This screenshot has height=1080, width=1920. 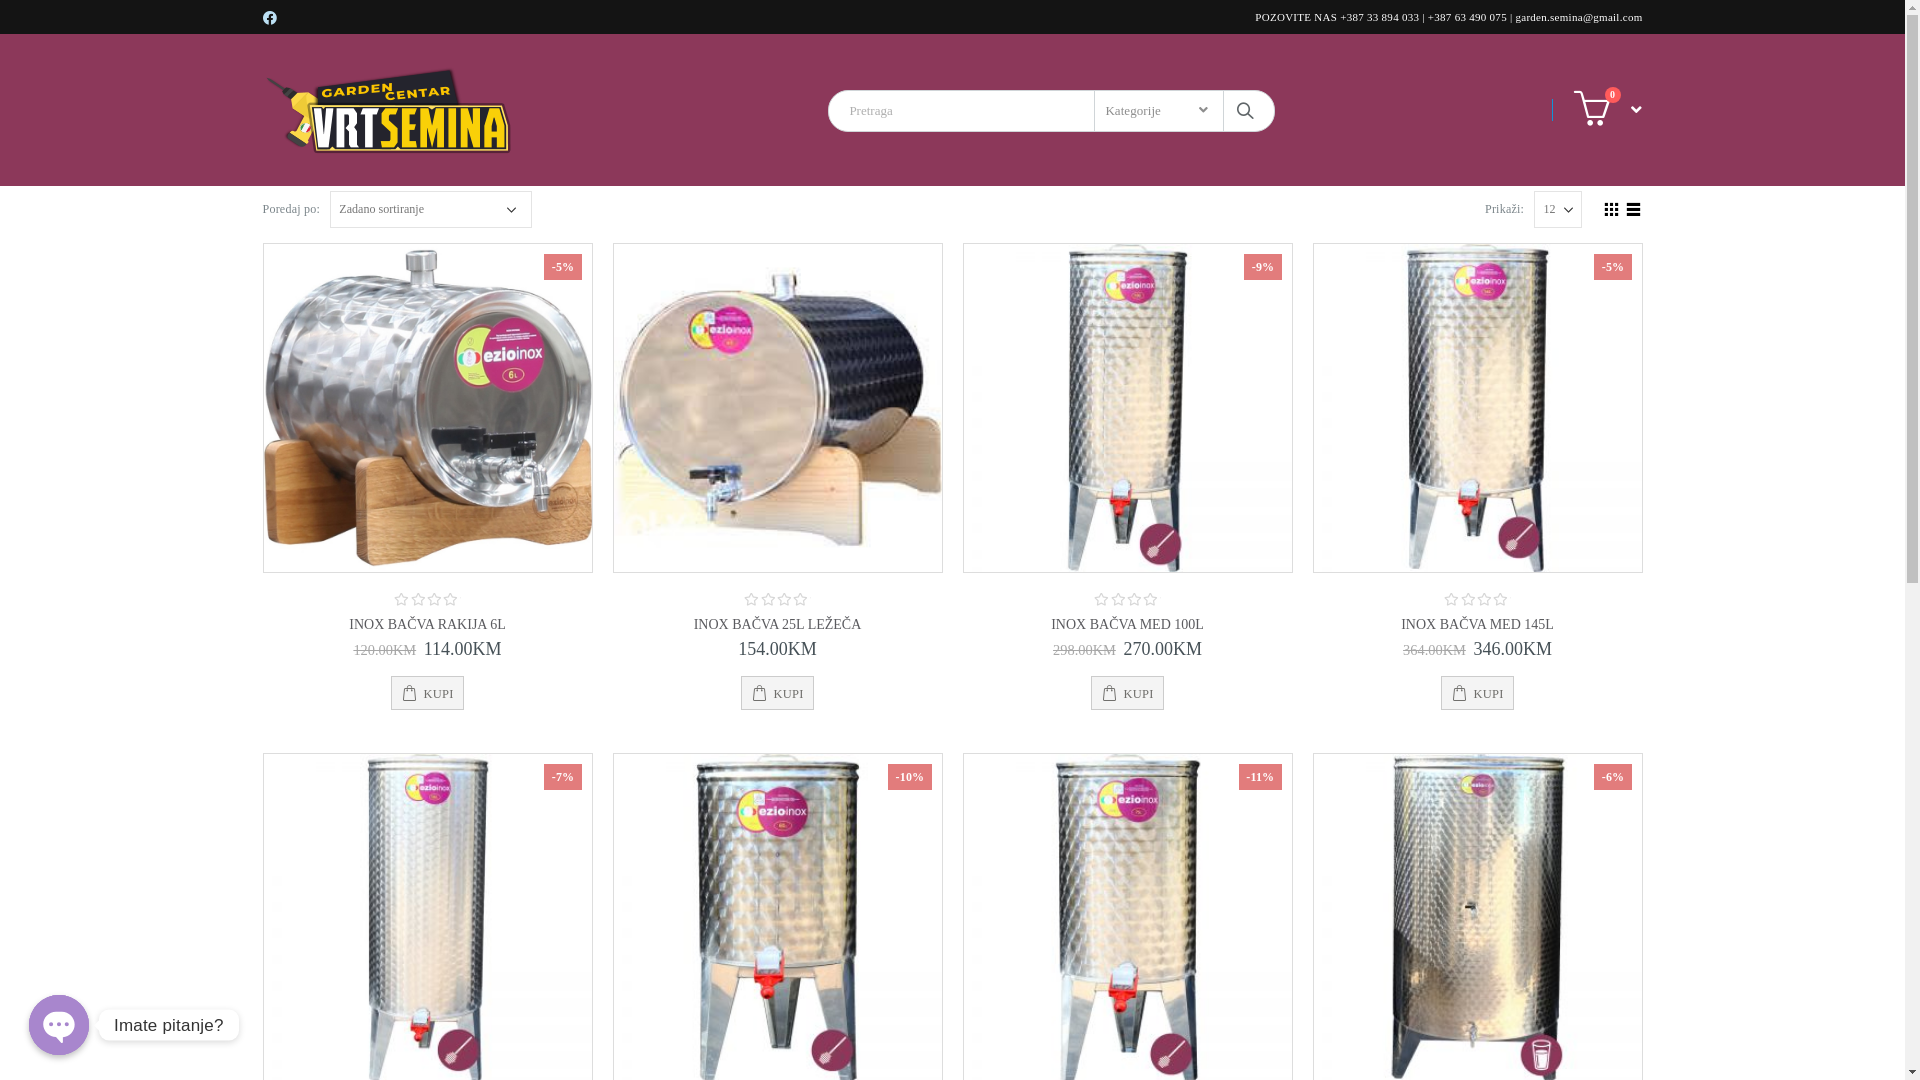 What do you see at coordinates (1632, 207) in the screenshot?
I see `'List View'` at bounding box center [1632, 207].